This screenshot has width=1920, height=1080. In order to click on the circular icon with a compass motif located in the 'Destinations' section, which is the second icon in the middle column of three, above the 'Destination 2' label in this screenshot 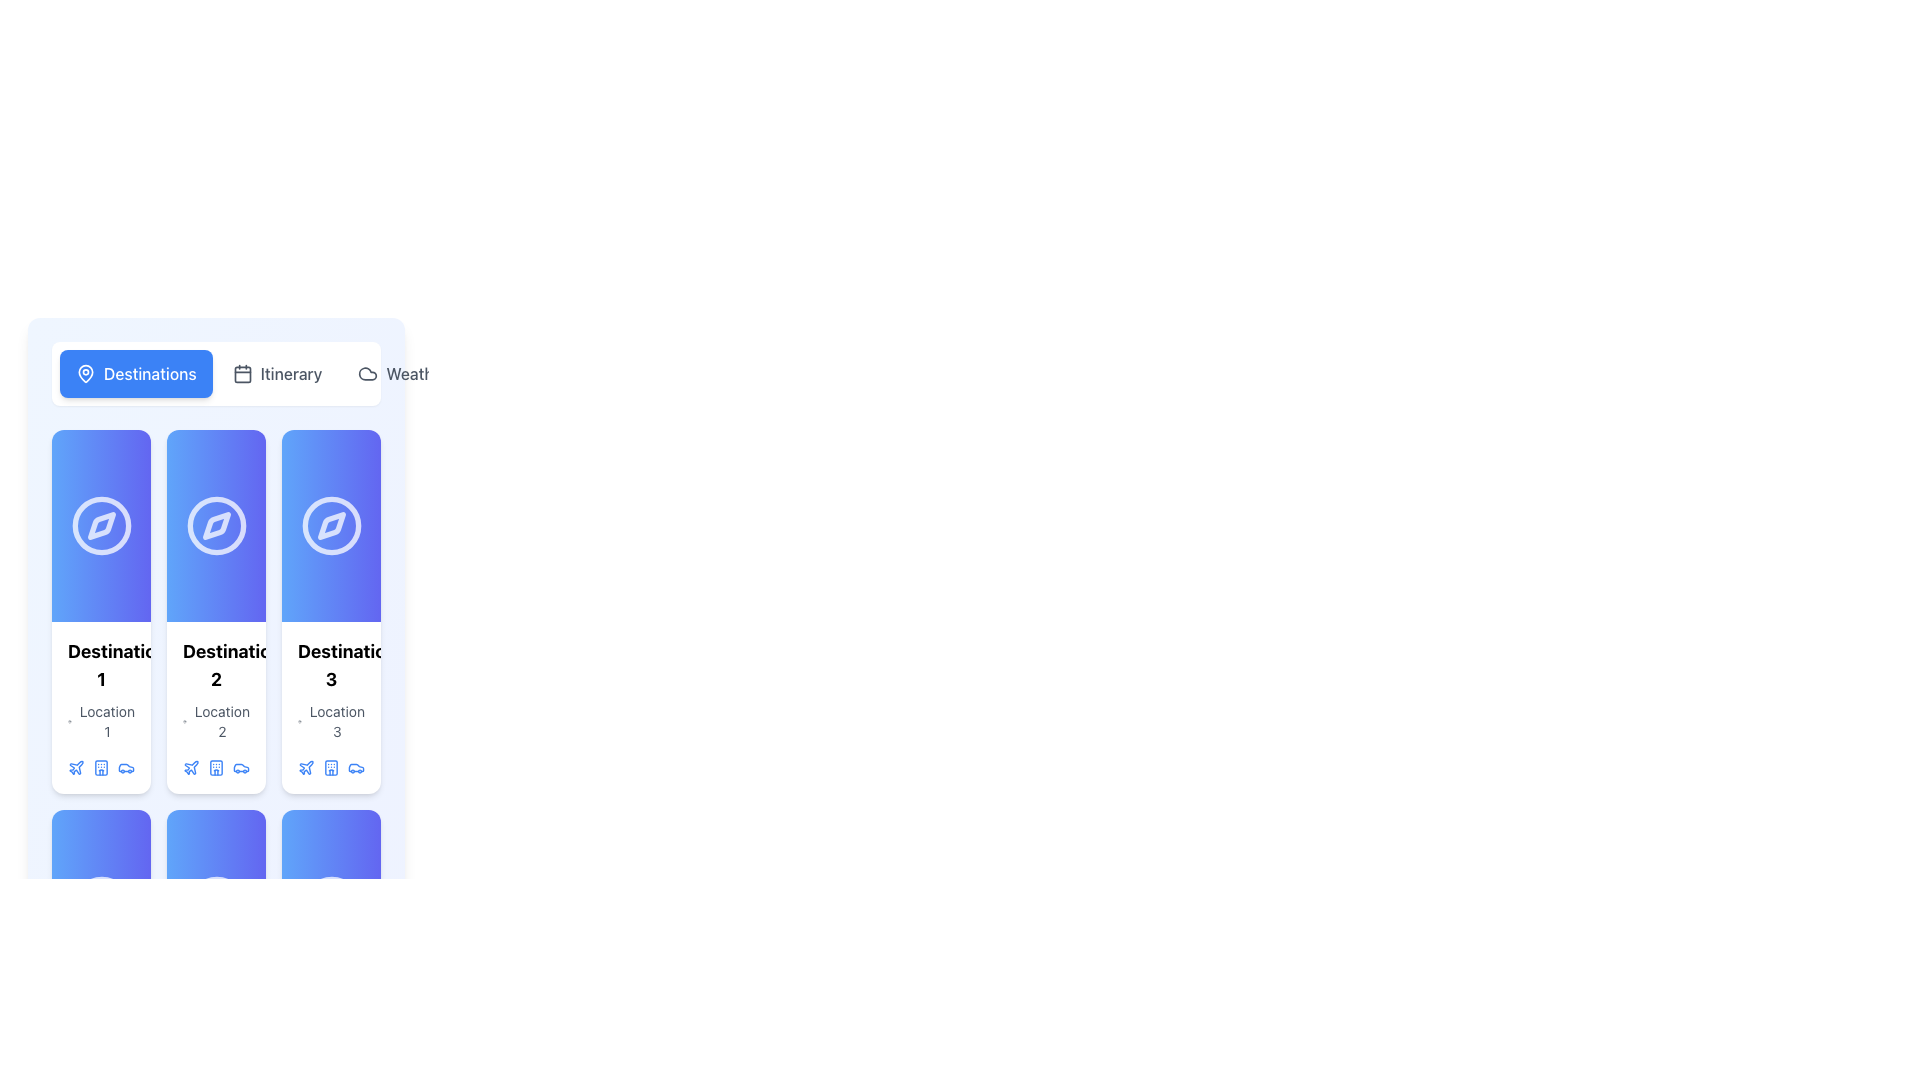, I will do `click(216, 524)`.